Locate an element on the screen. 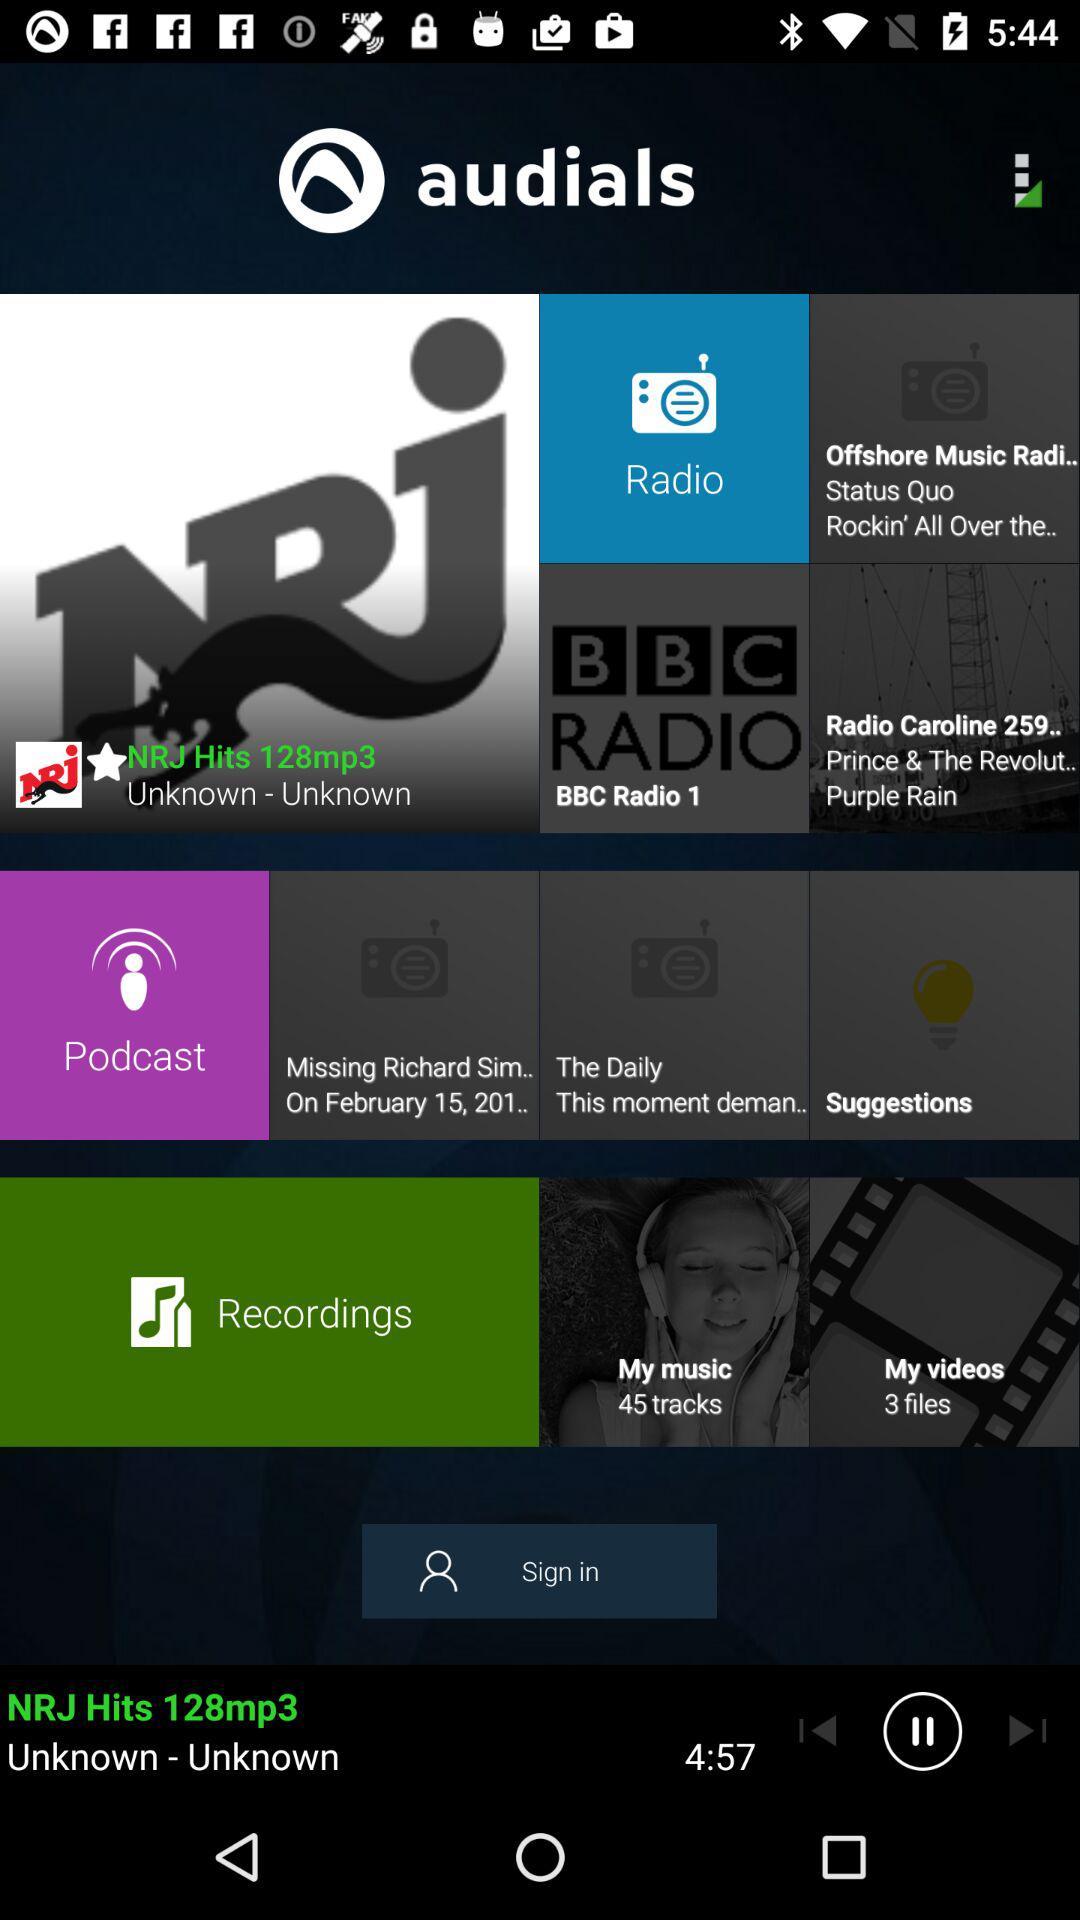  pause playback is located at coordinates (922, 1730).